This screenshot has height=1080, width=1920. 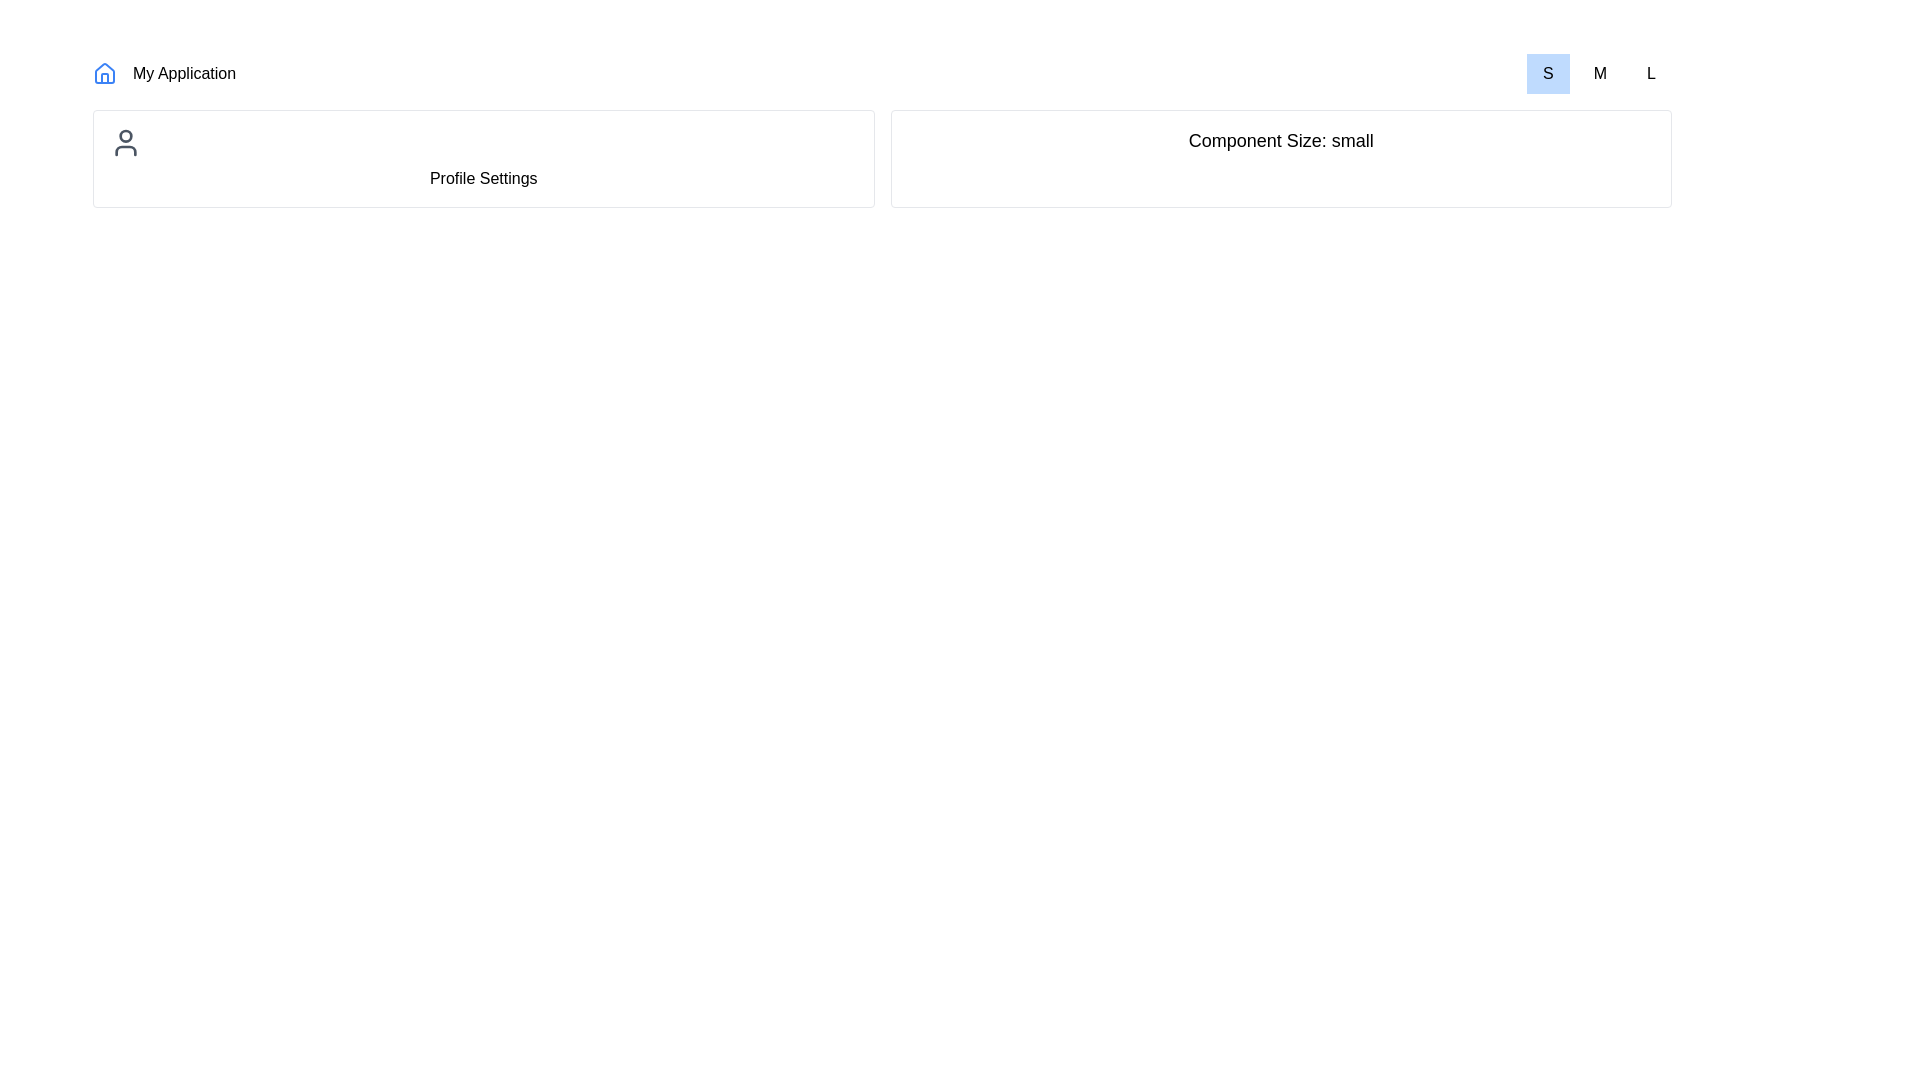 What do you see at coordinates (1651, 72) in the screenshot?
I see `the button displaying 'L', which is the last button in a horizontal group of three buttons at the top-right corner of the interface` at bounding box center [1651, 72].